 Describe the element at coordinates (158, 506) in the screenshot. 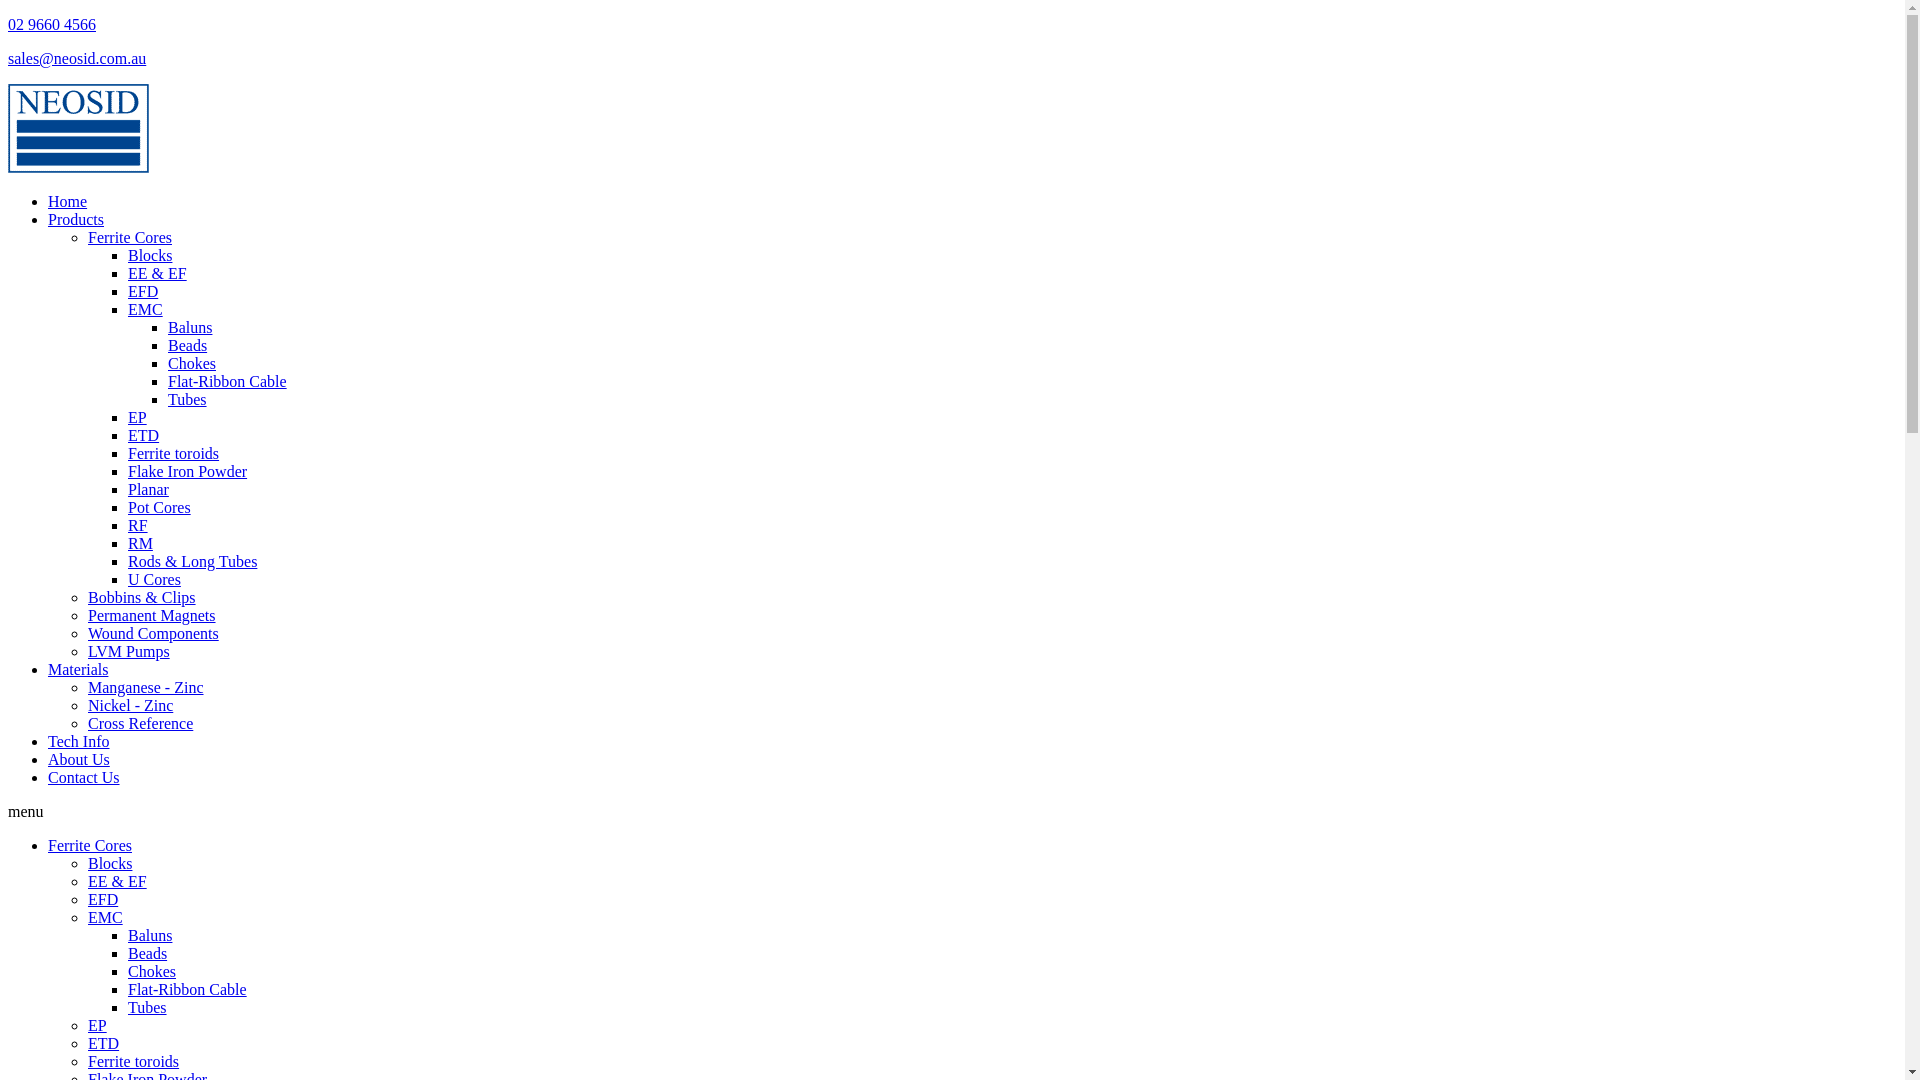

I see `'Pot Cores'` at that location.